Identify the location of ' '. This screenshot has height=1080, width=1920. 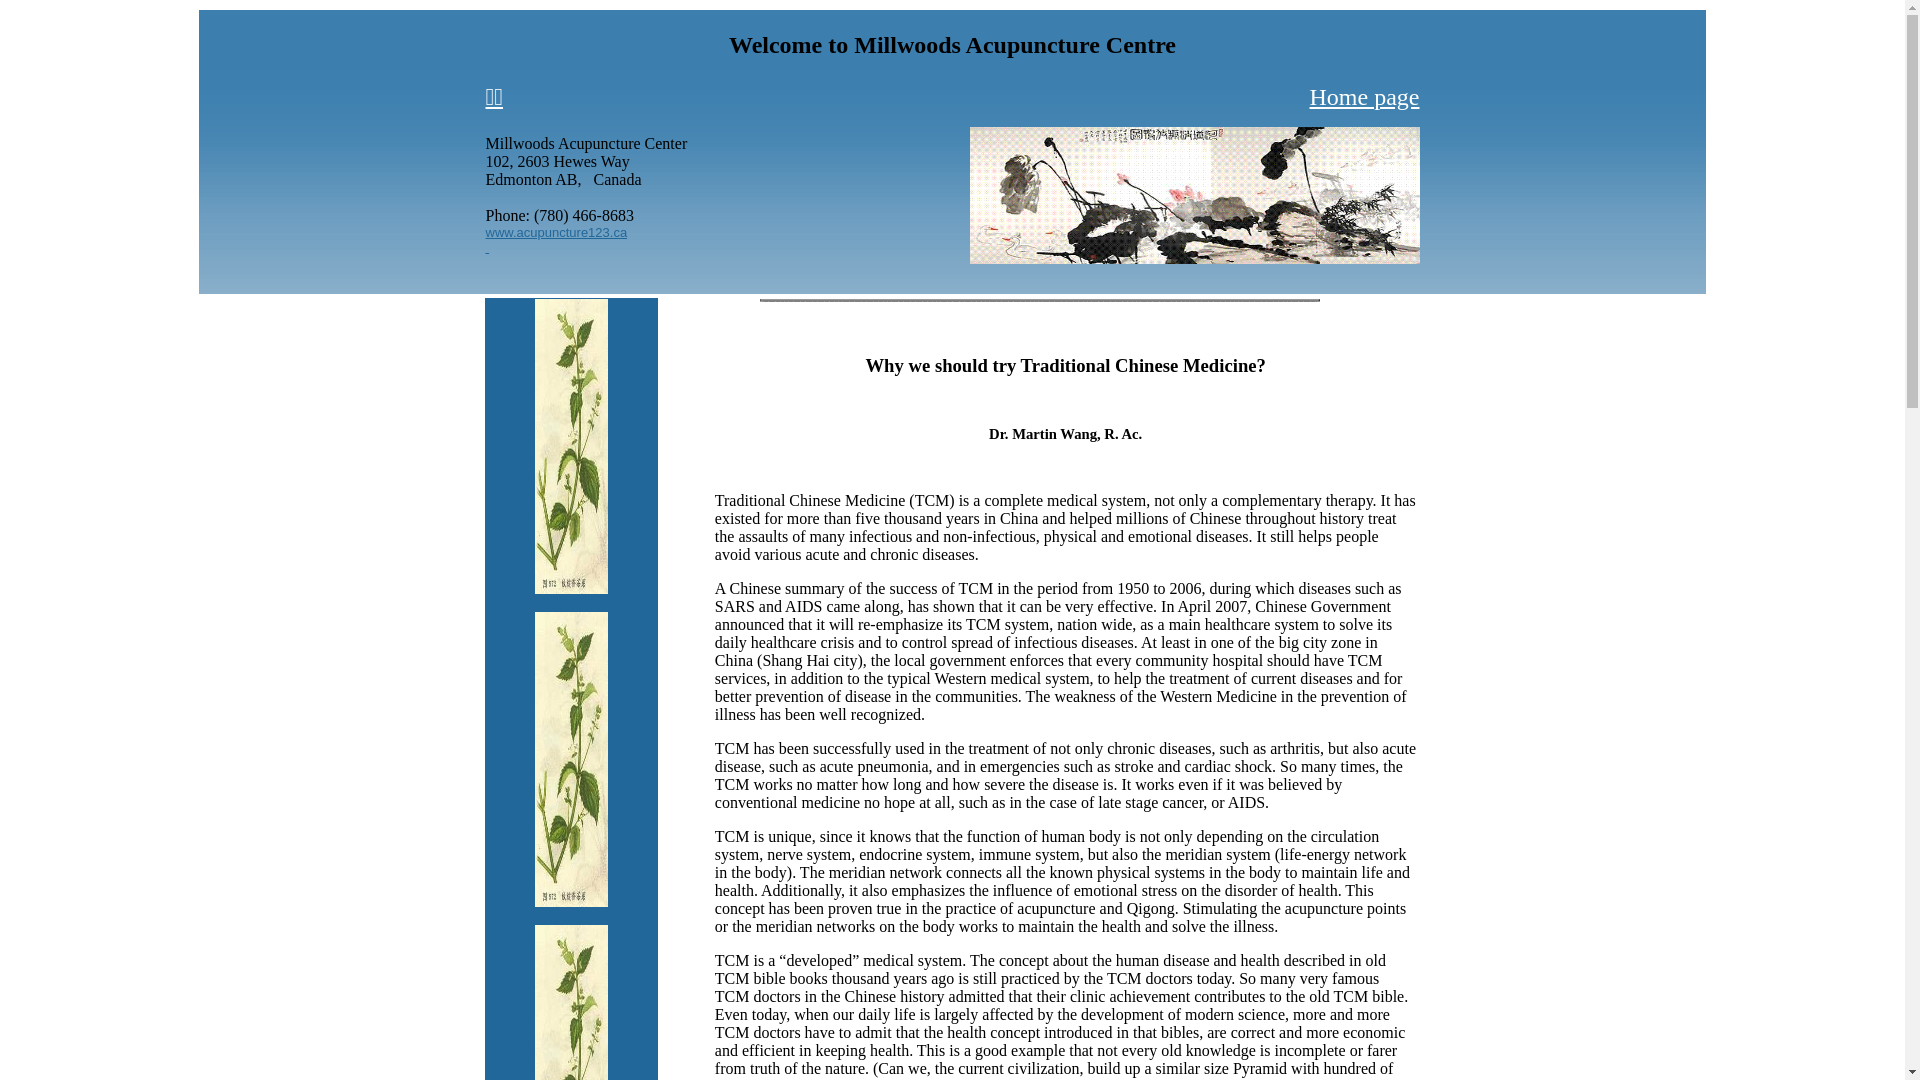
(488, 245).